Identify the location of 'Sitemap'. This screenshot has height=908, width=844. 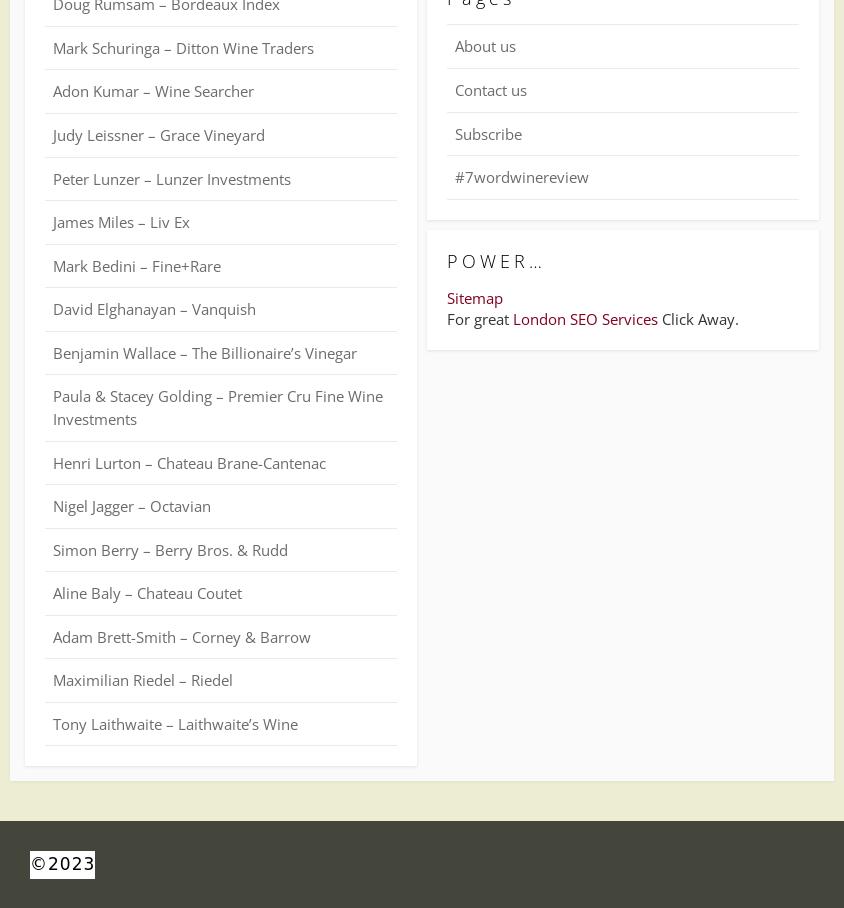
(474, 297).